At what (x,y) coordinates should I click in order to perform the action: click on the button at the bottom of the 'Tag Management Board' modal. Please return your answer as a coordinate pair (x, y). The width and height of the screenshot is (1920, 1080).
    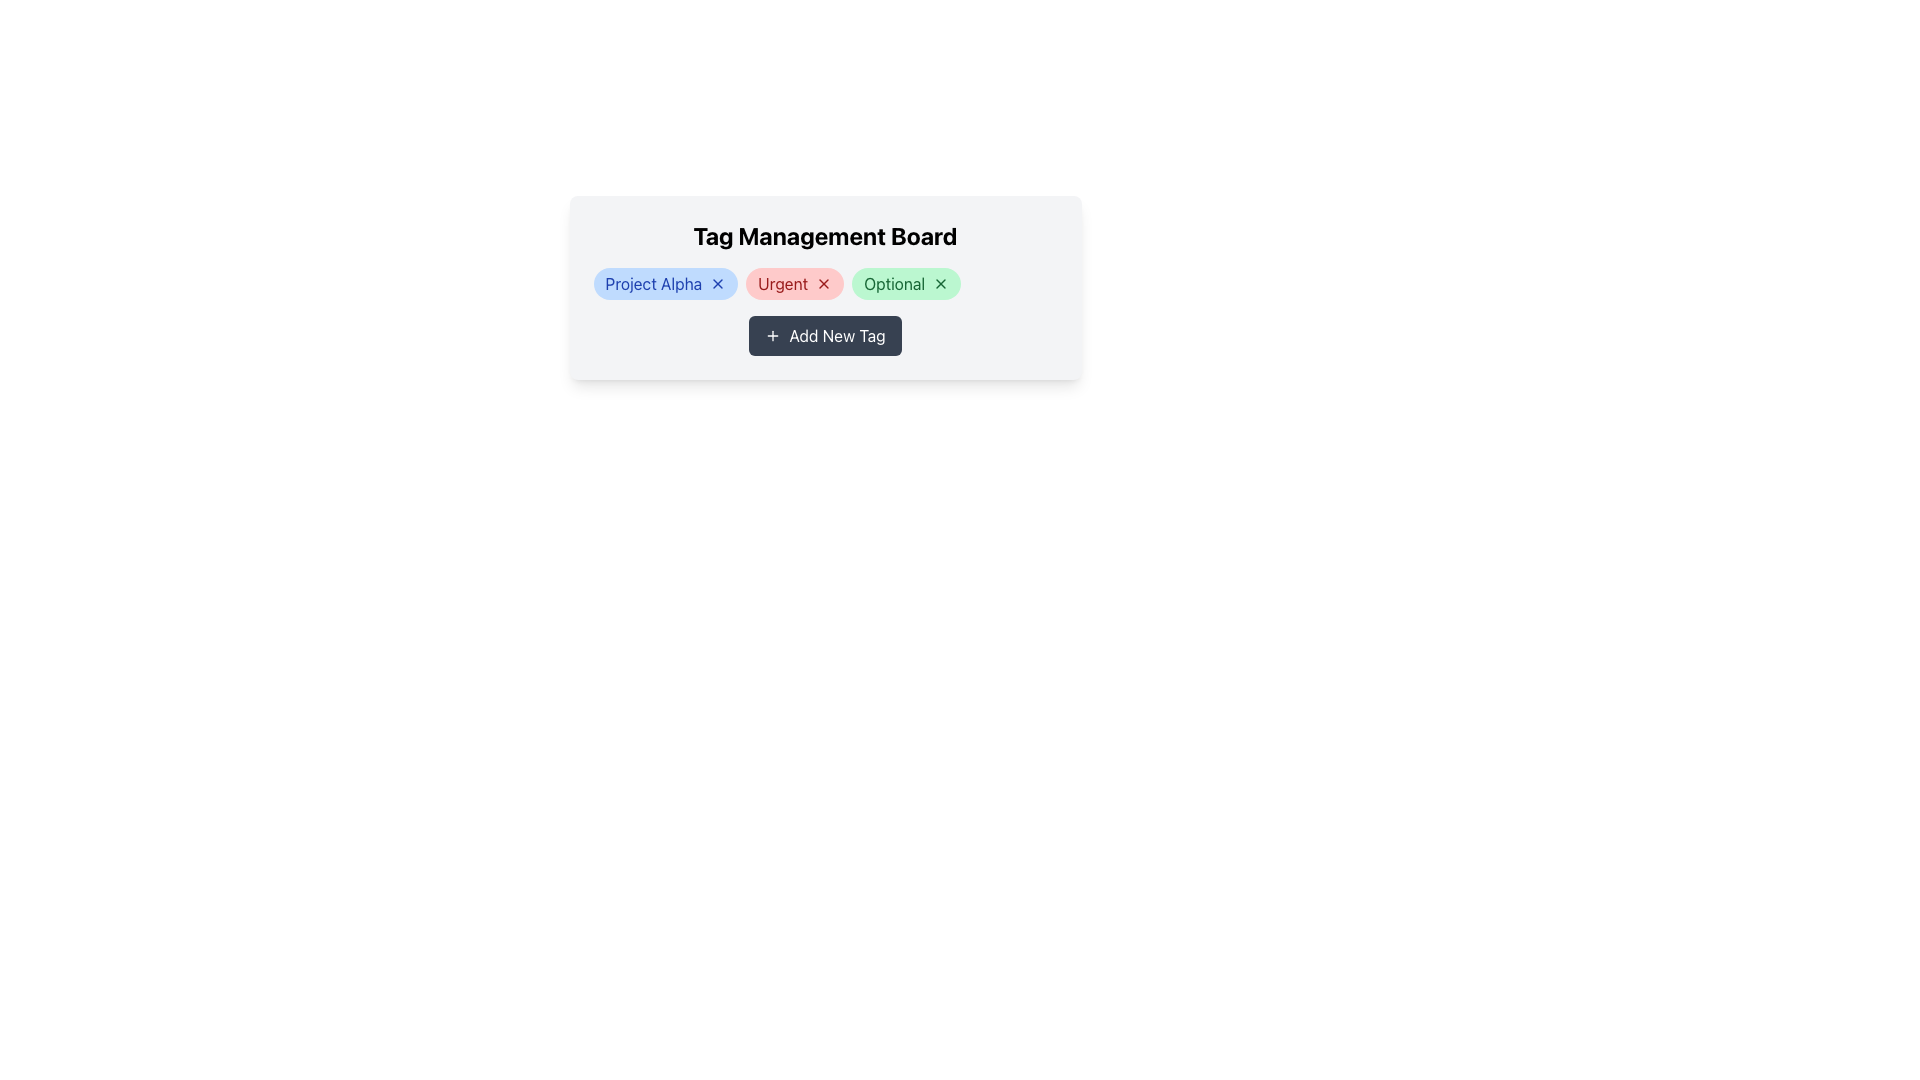
    Looking at the image, I should click on (825, 334).